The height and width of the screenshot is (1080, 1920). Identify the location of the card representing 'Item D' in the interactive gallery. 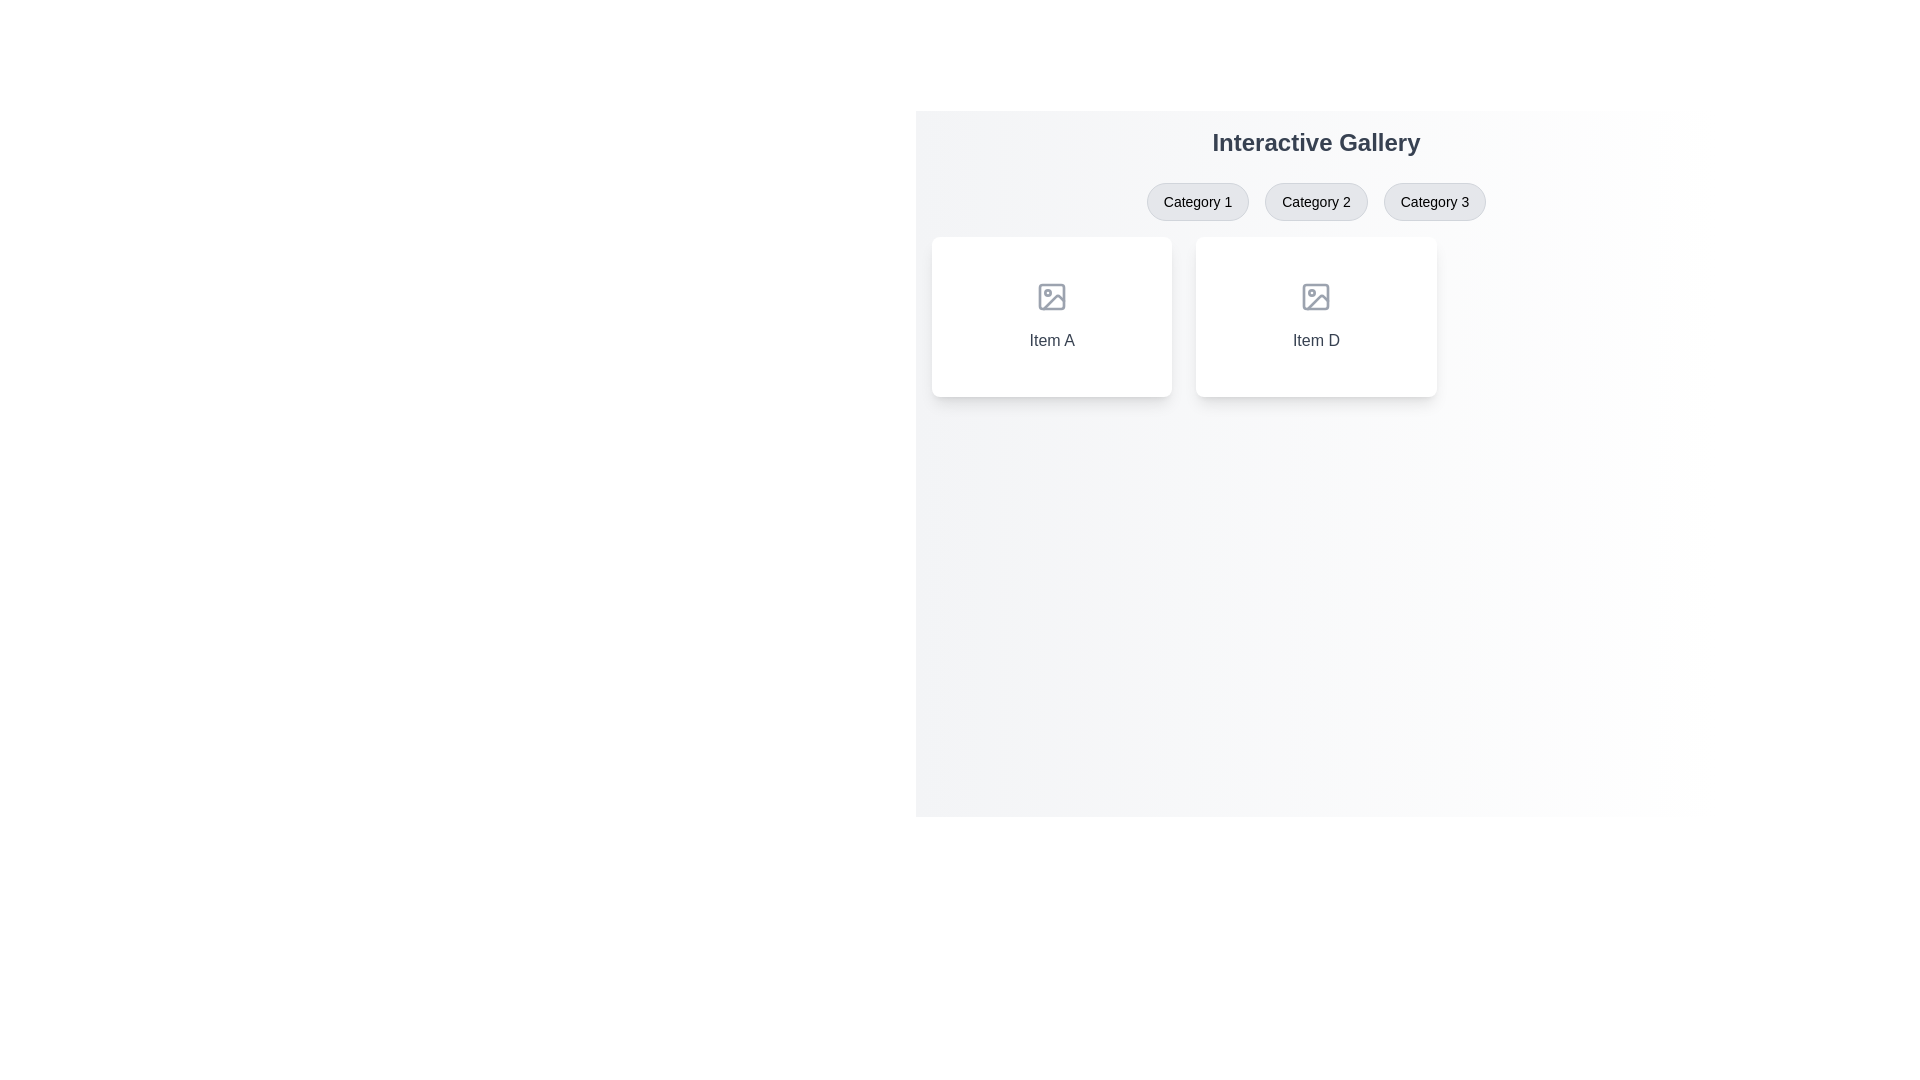
(1316, 315).